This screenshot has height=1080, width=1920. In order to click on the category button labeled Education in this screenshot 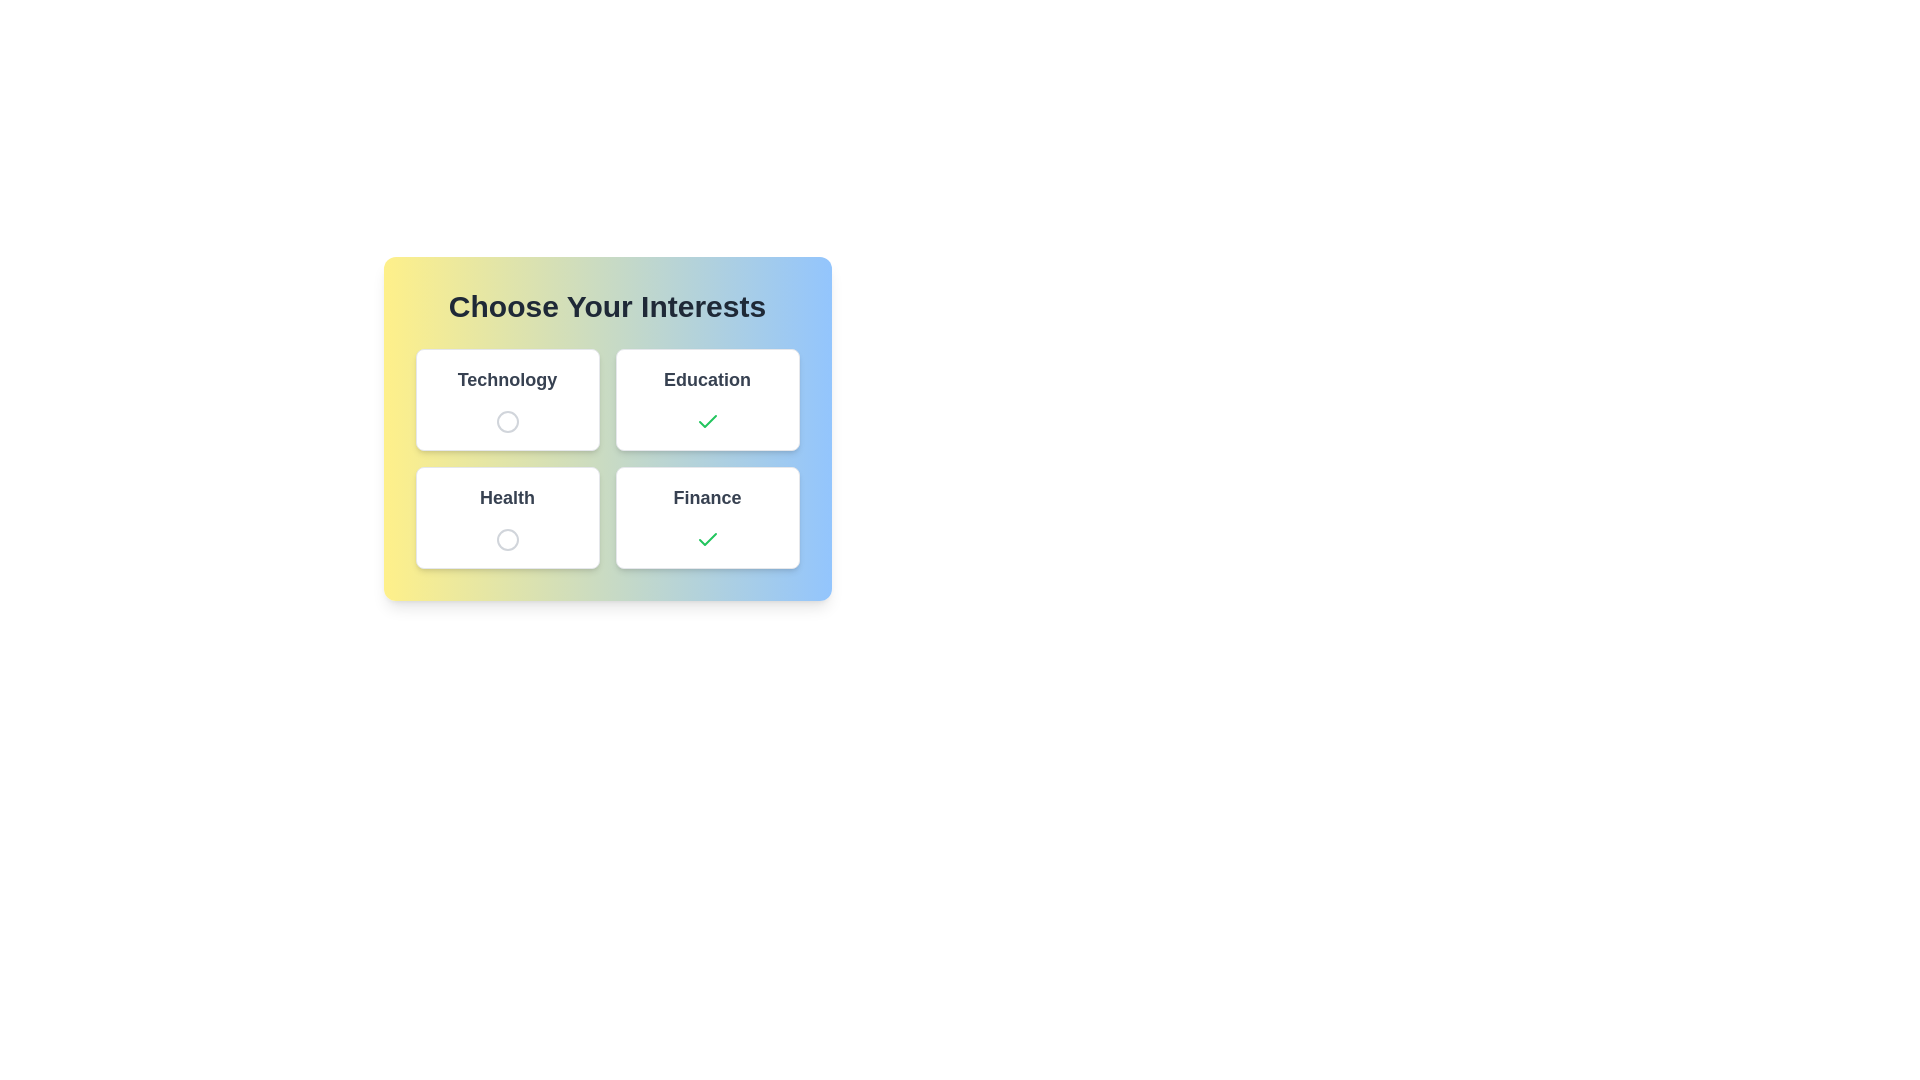, I will do `click(707, 400)`.